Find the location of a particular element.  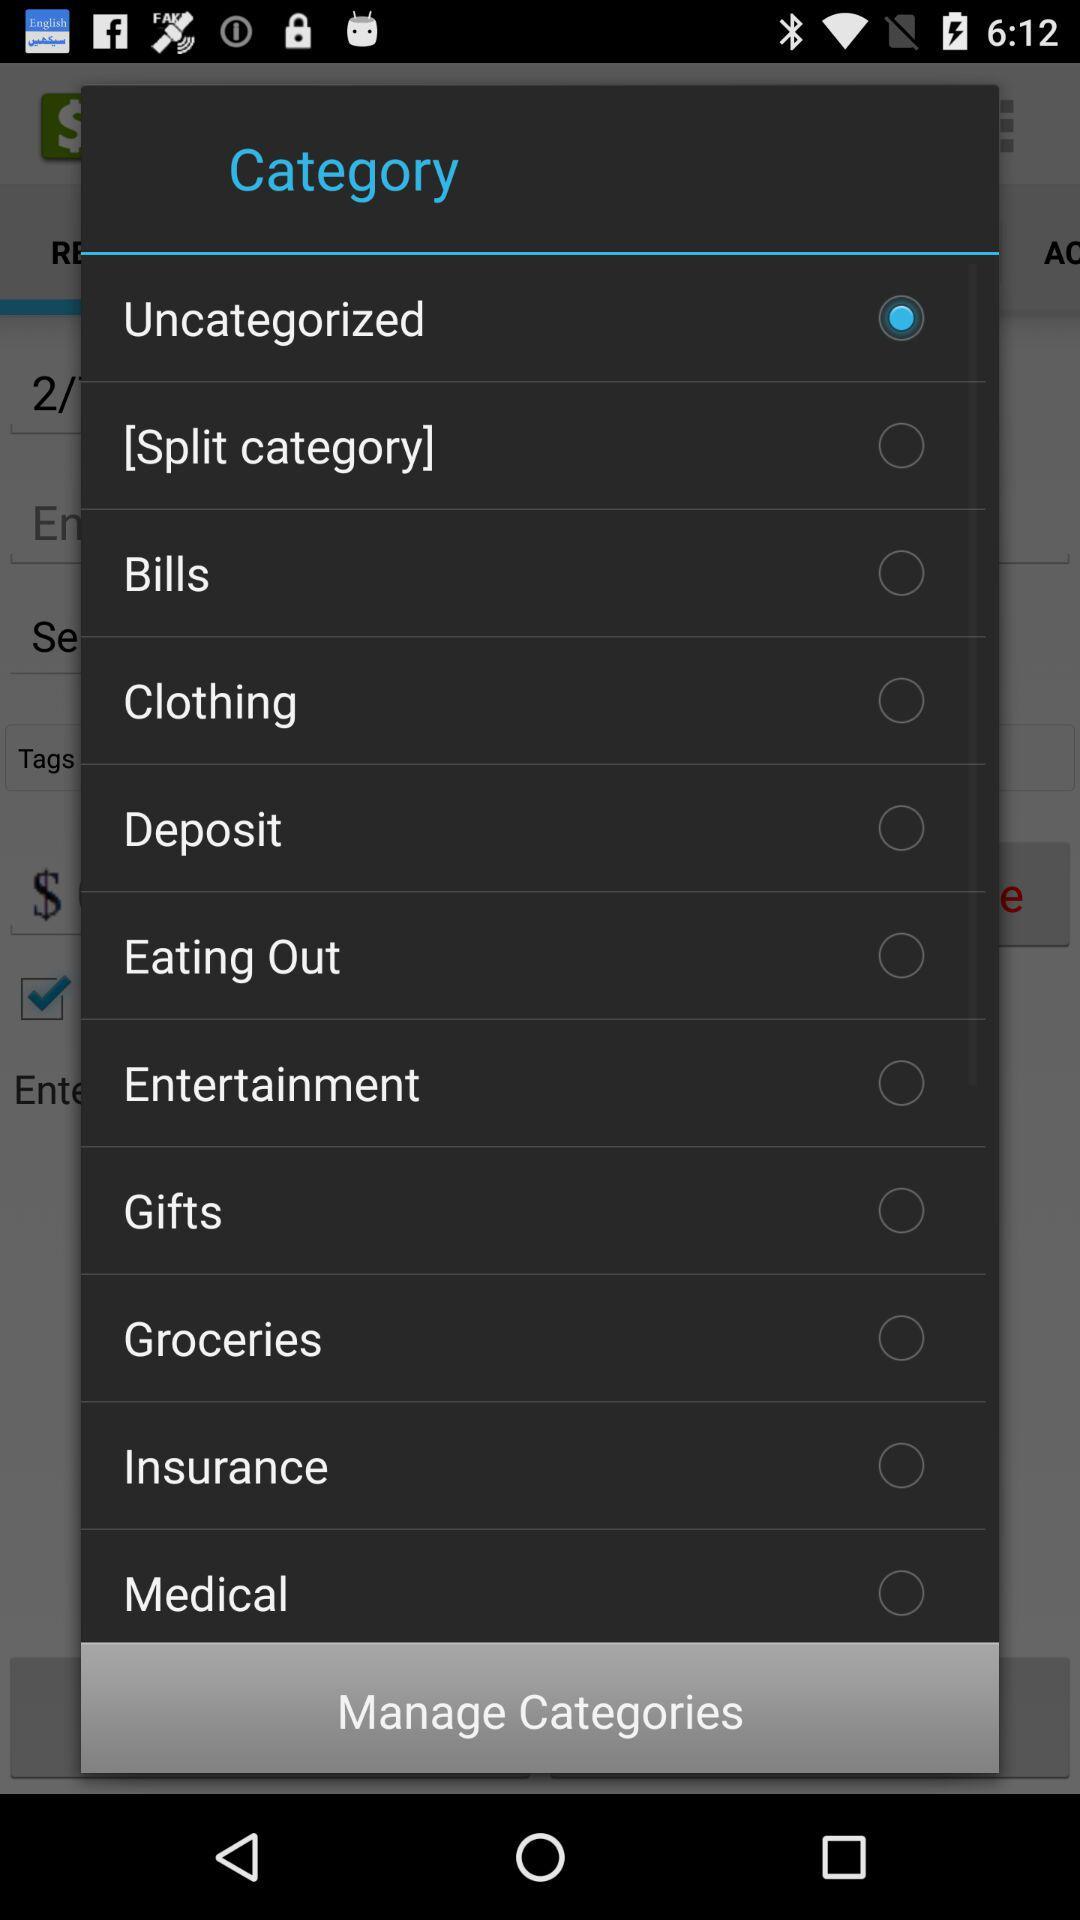

the item below the insurance icon is located at coordinates (532, 1584).